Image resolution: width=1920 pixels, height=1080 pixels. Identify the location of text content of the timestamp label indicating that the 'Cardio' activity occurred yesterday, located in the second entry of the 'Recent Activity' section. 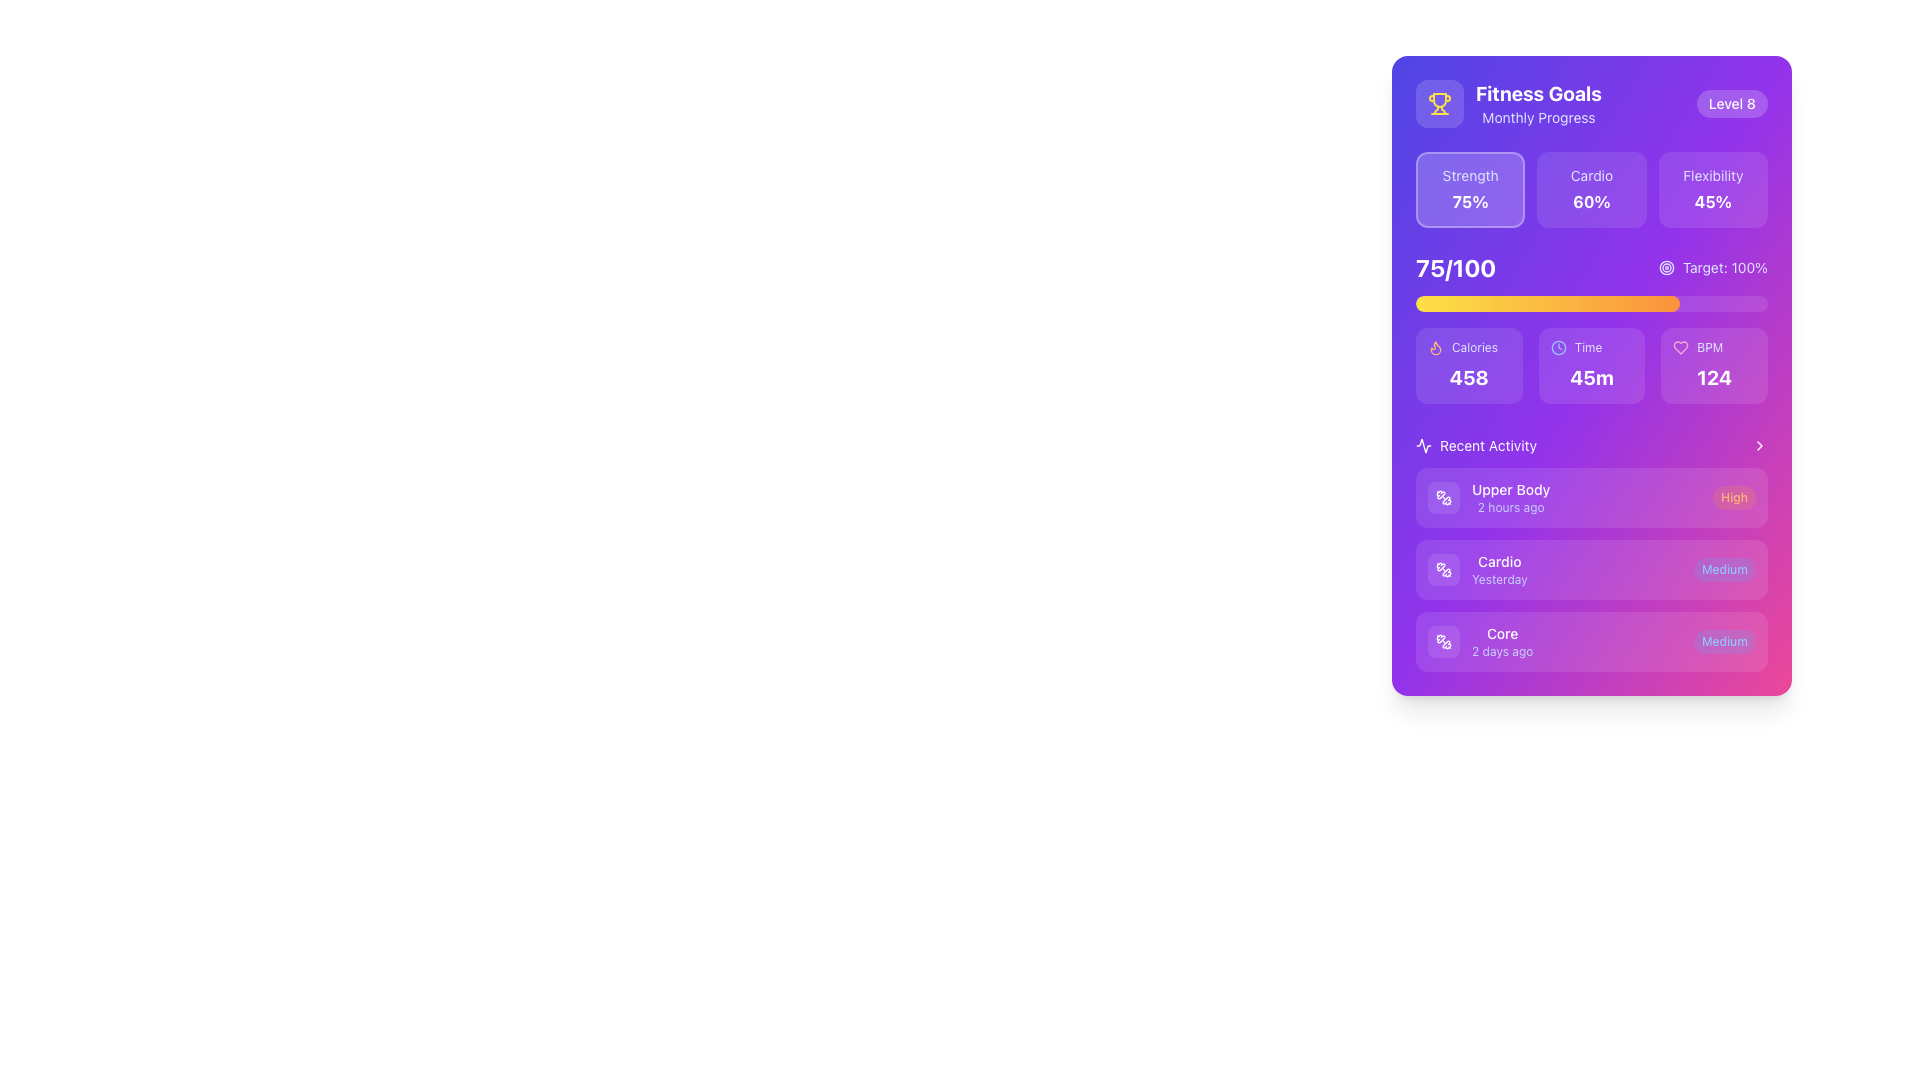
(1499, 579).